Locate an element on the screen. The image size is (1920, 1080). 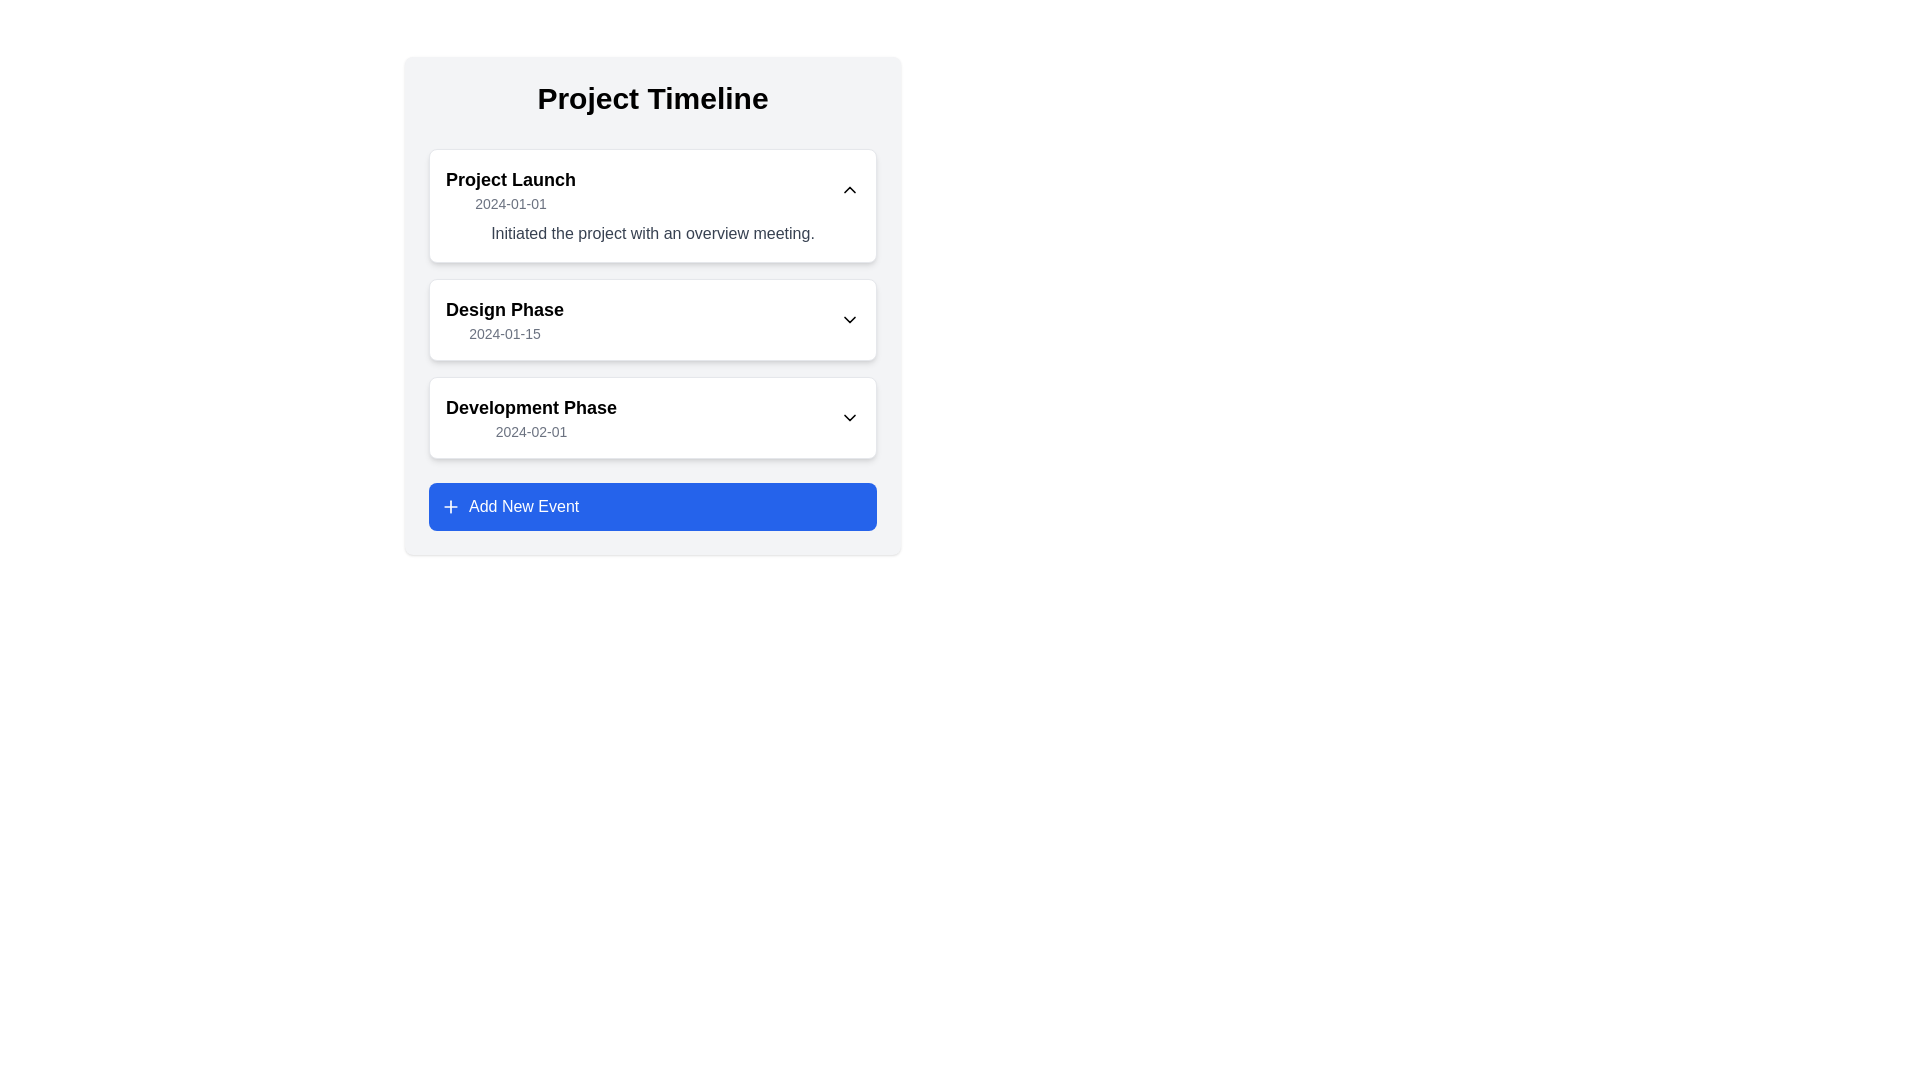
current phase 'Design Phase' and date '2024-01-15' from the collapsible informational card that has a white background and rounded corners, located as the second item in the list of cards is located at coordinates (652, 319).